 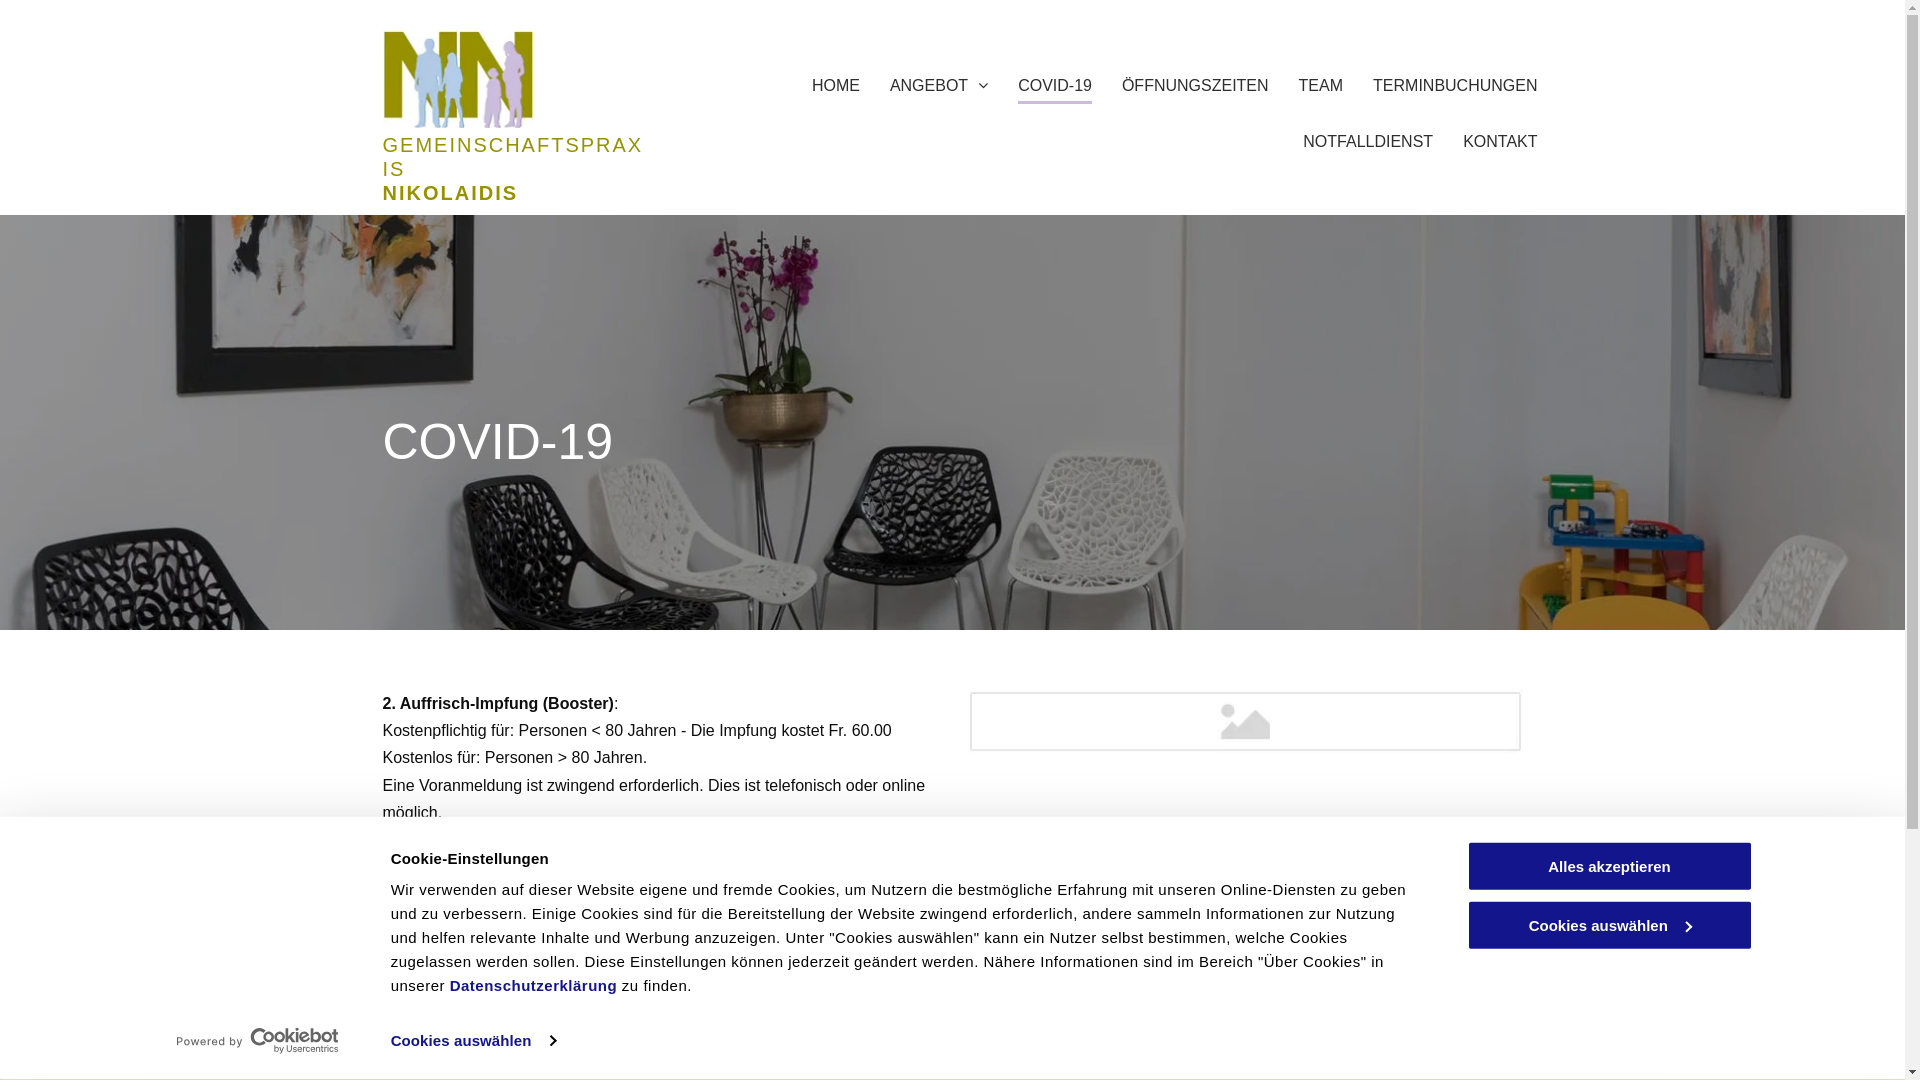 What do you see at coordinates (1367, 135) in the screenshot?
I see `'NOTFALLDIENST'` at bounding box center [1367, 135].